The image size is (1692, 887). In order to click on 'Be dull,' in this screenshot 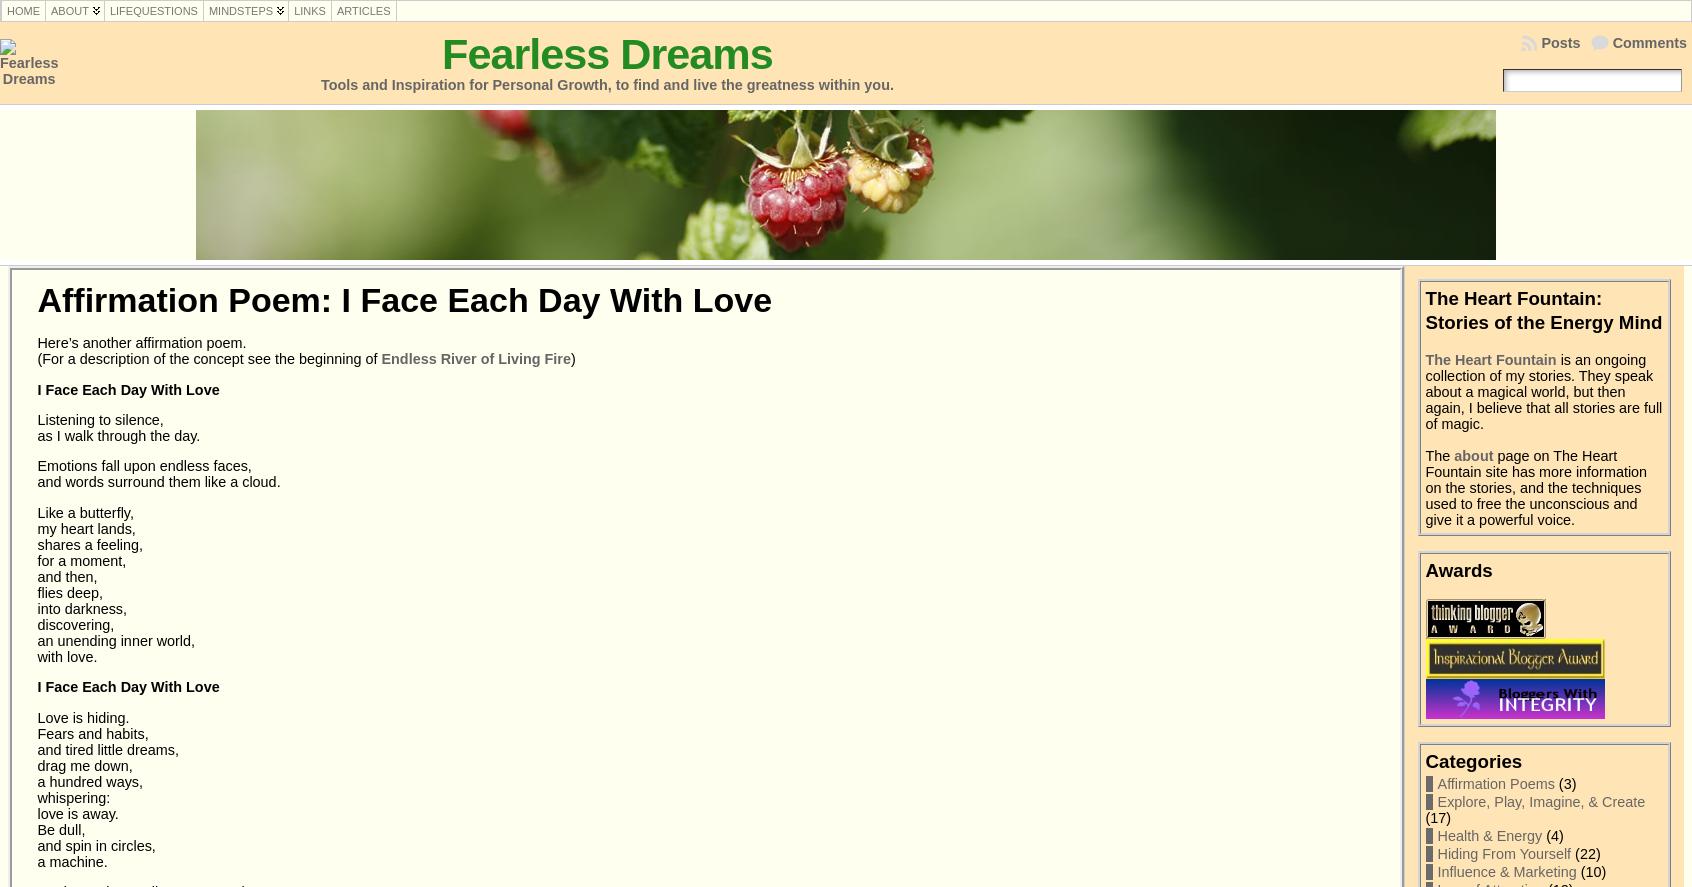, I will do `click(60, 828)`.